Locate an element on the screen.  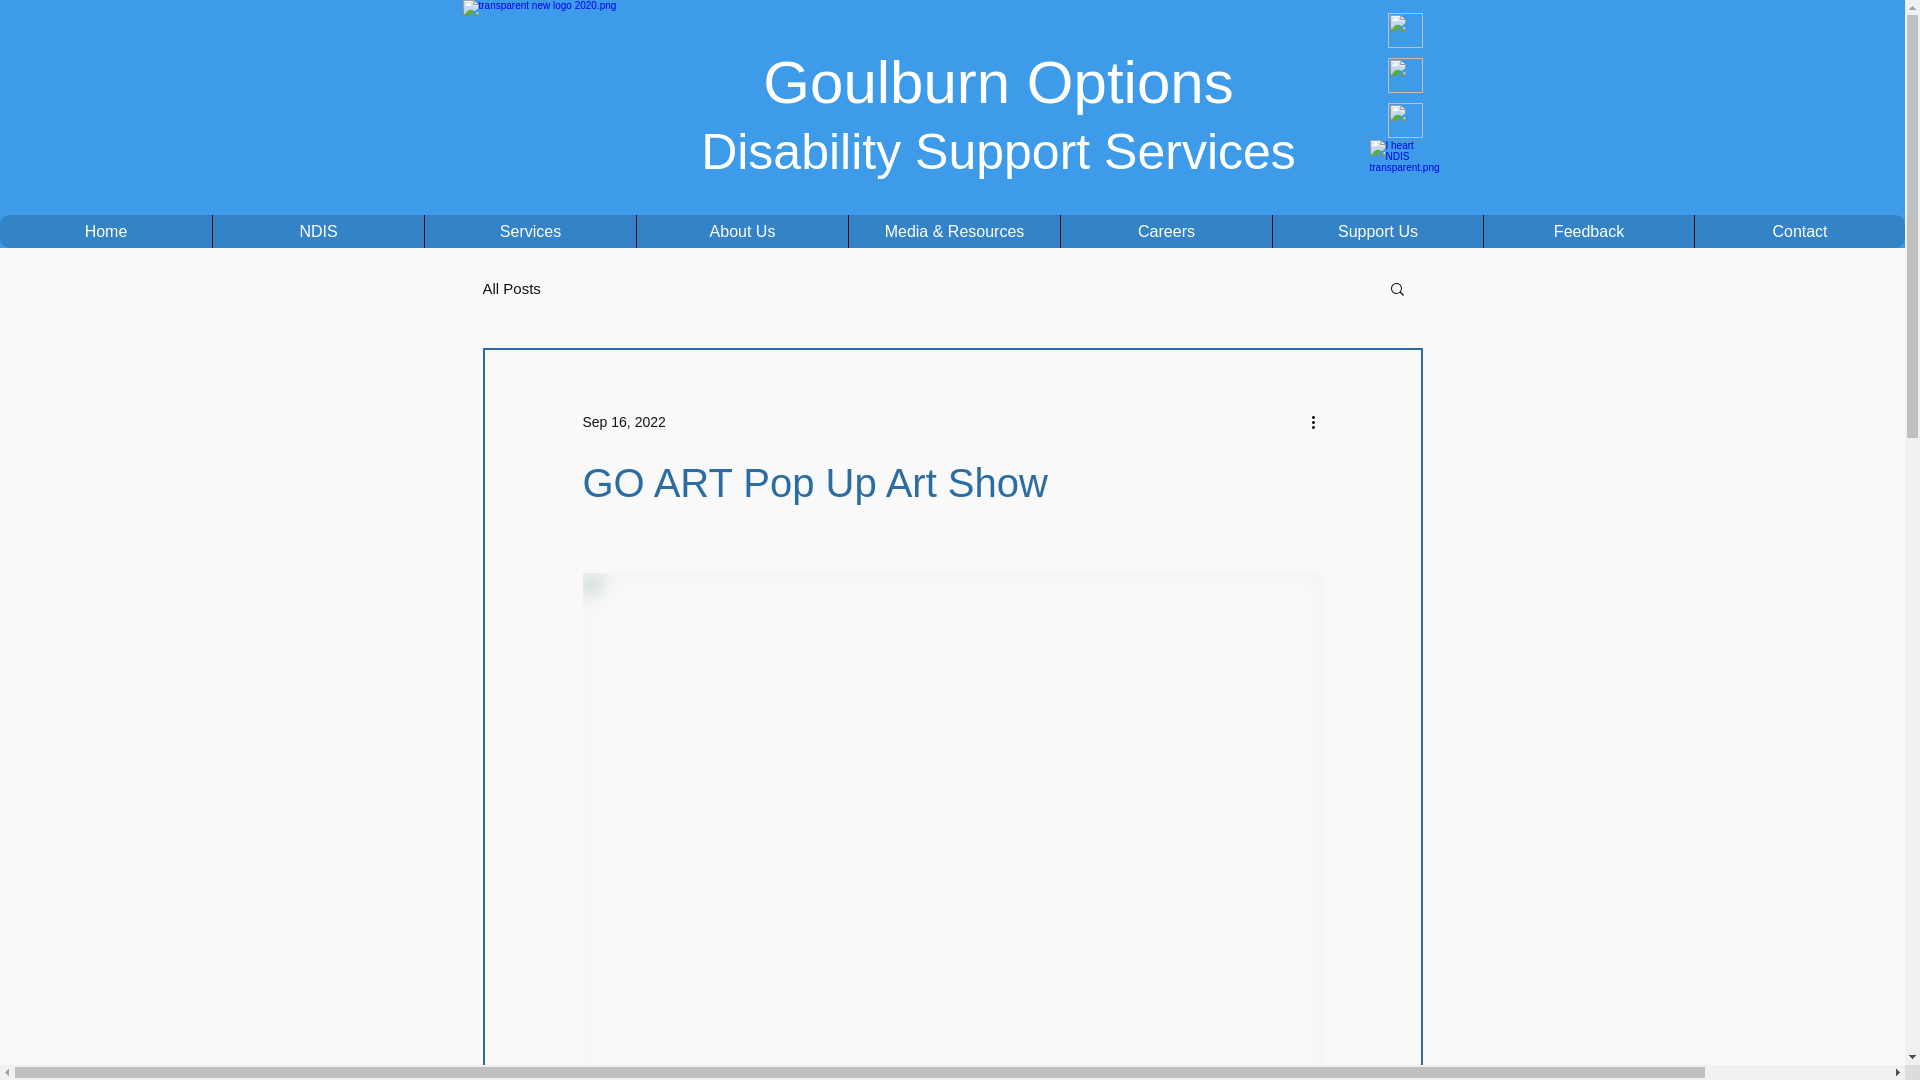
'About Us' is located at coordinates (741, 230).